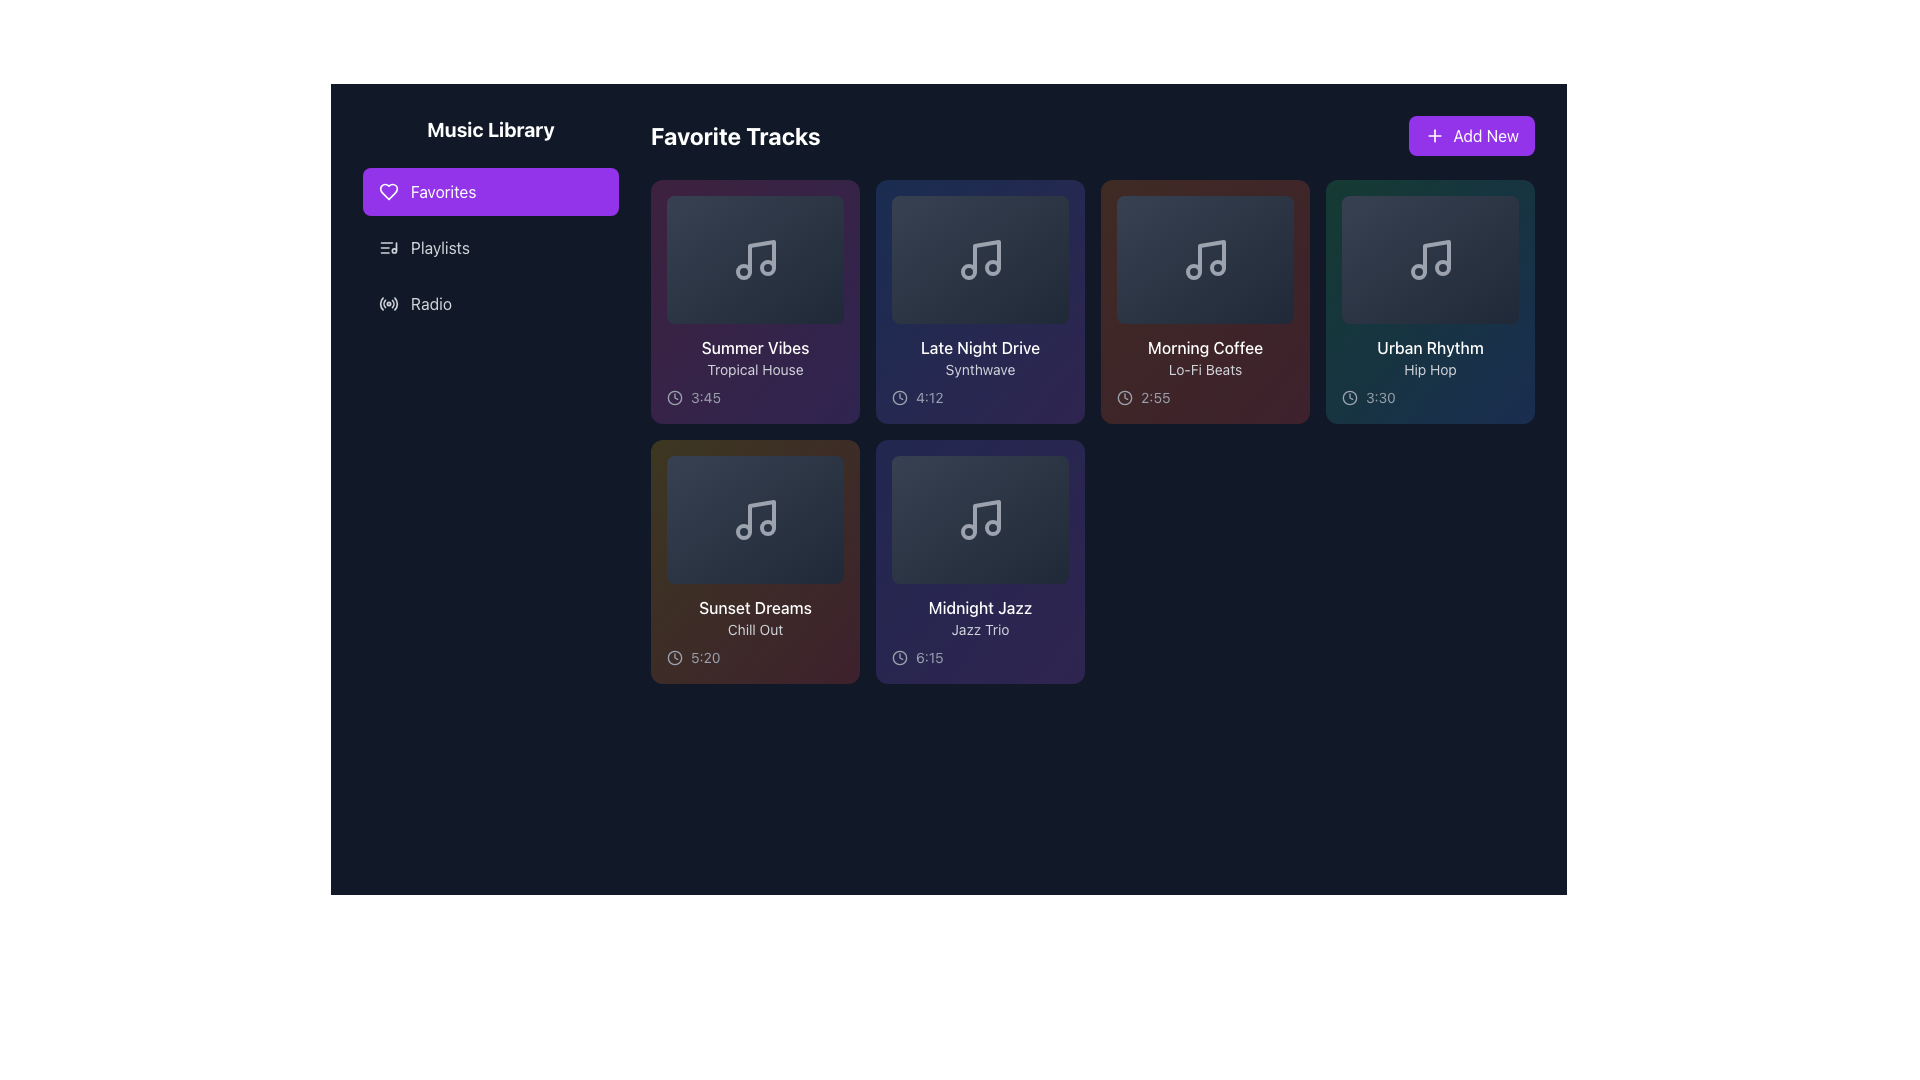 The height and width of the screenshot is (1080, 1920). Describe the element at coordinates (1429, 370) in the screenshot. I see `the static text label displaying 'Hip Hop', which is located under 'Urban Rhythm' within the 'Favorite Tracks' card` at that location.